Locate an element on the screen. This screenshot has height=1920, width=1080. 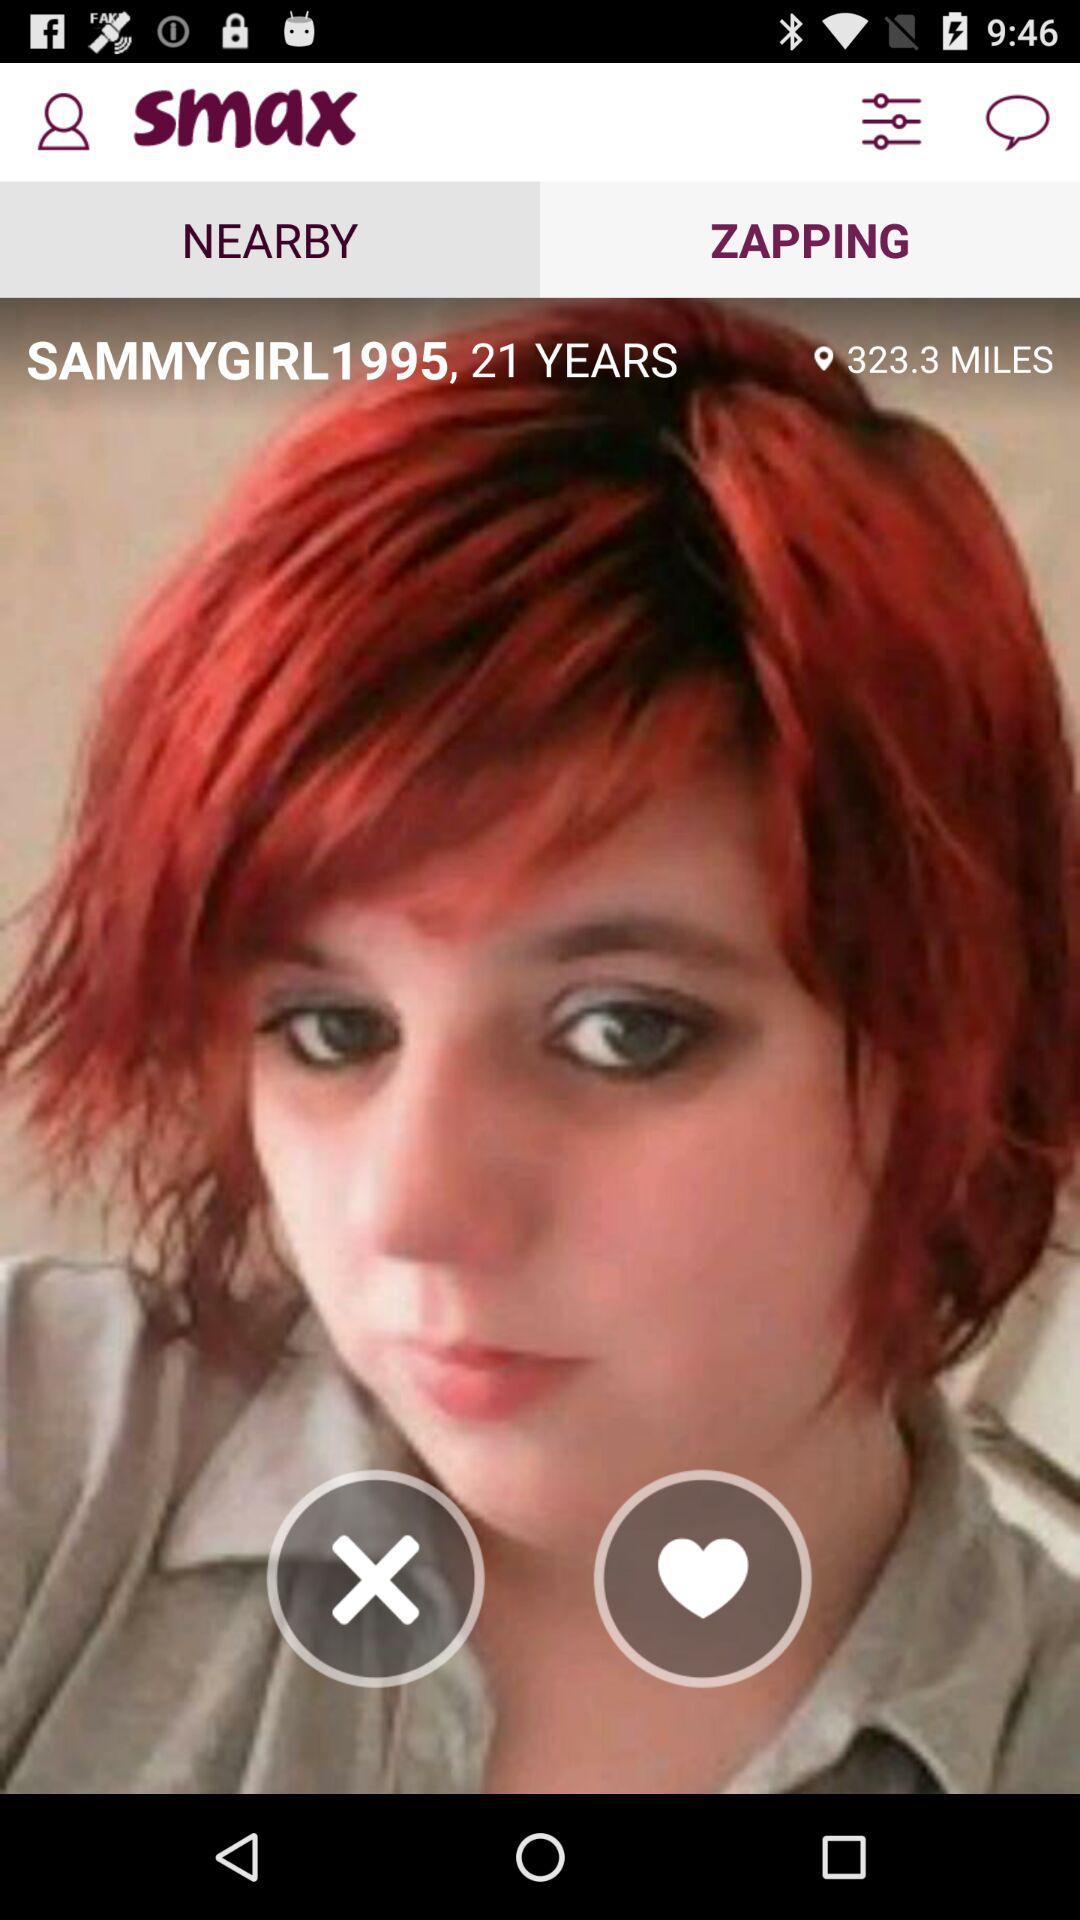
nearby app is located at coordinates (270, 239).